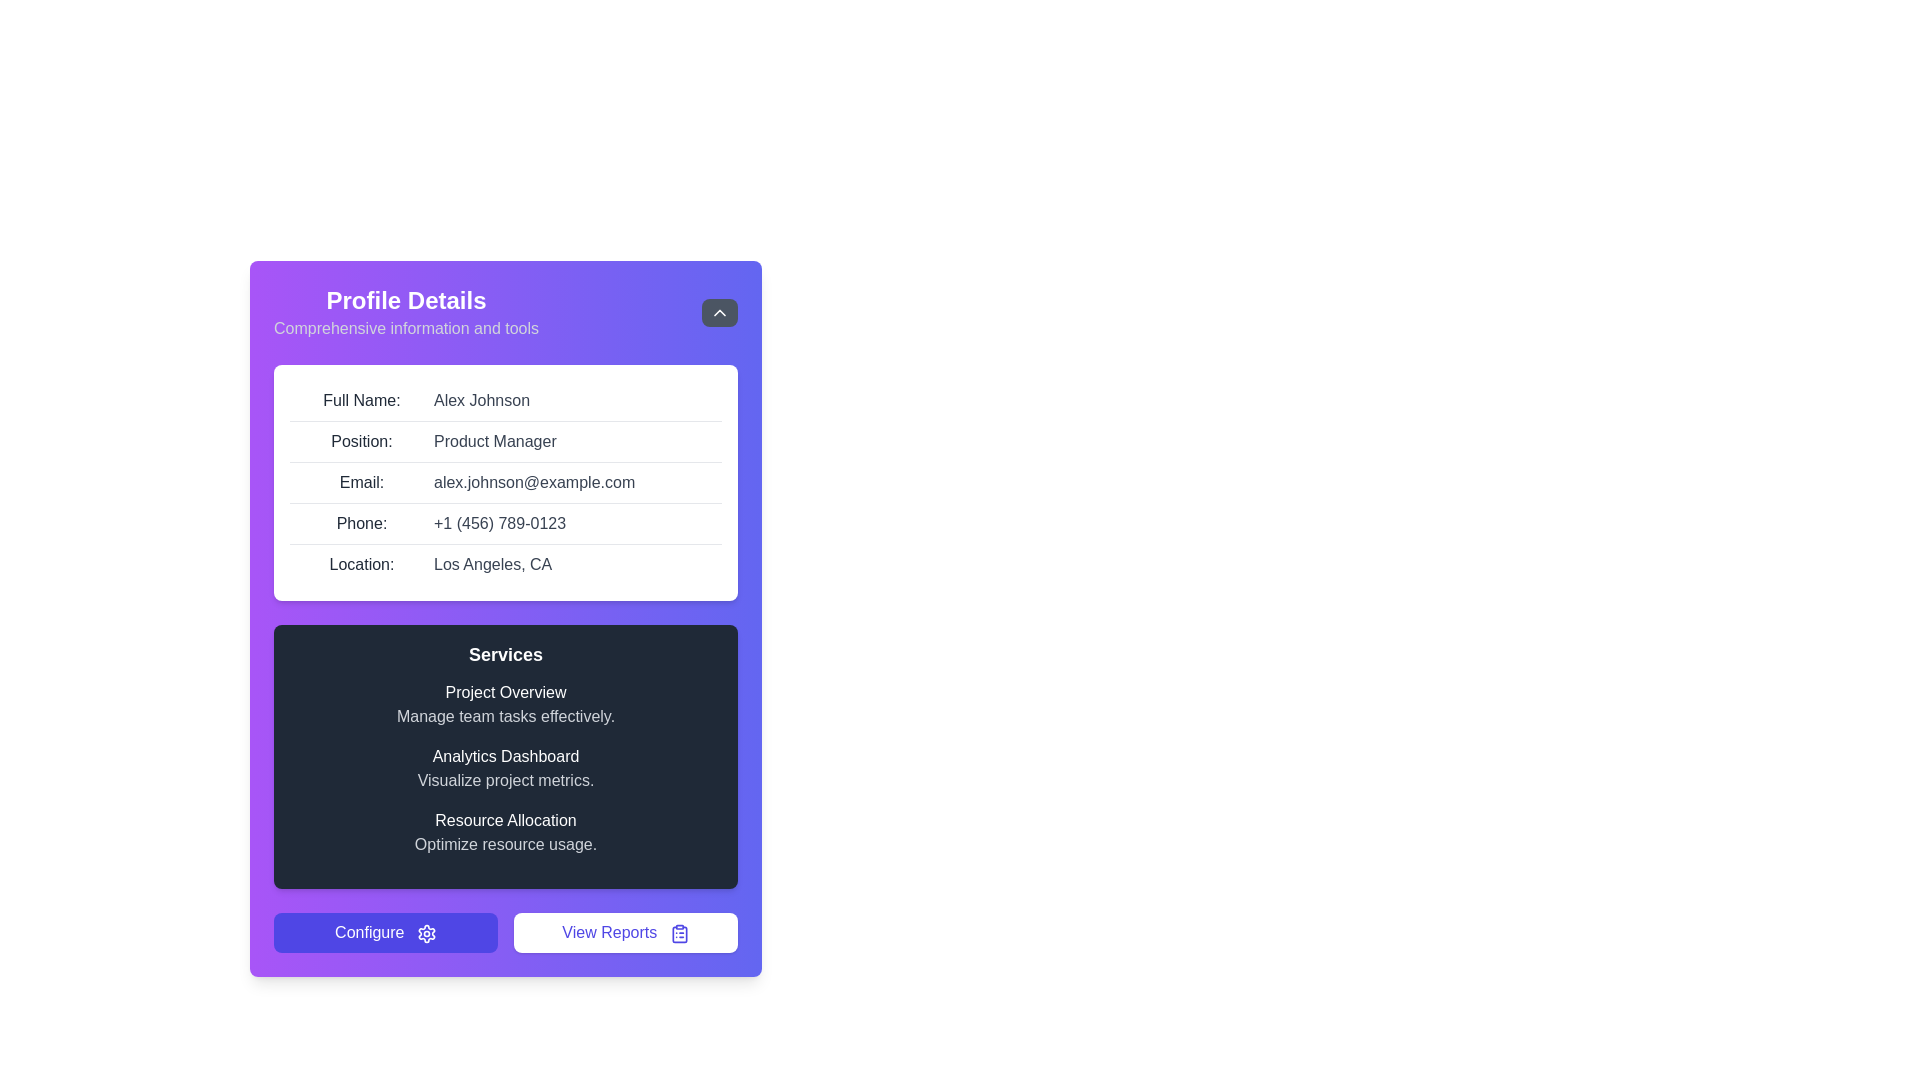  What do you see at coordinates (425, 933) in the screenshot?
I see `the decorative SVG graphic icon representing configuration settings located to the left of the 'View Reports' button within the 'Configure' button at the bottom left corner of the main panel` at bounding box center [425, 933].